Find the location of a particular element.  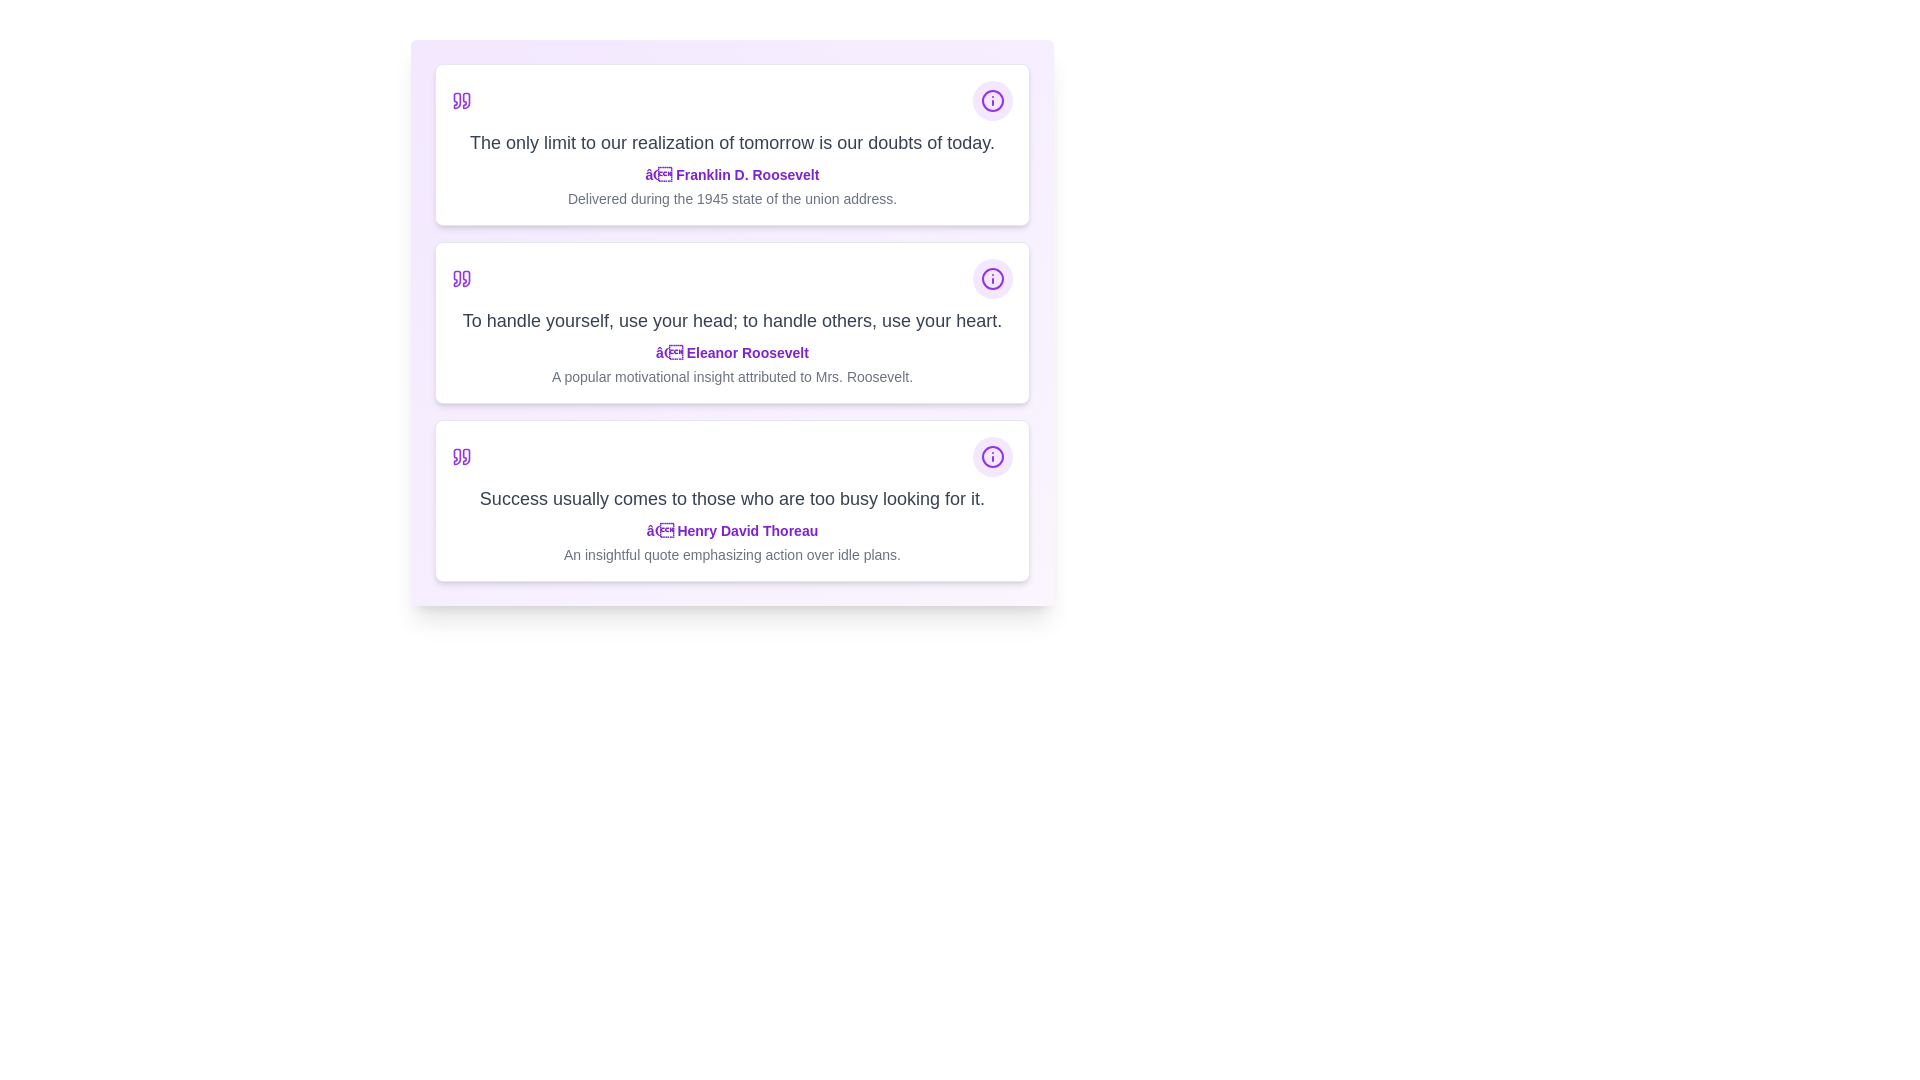

the attribution label located below the quote 'Success usually comes to those who are too busy looking for it.' is located at coordinates (731, 530).